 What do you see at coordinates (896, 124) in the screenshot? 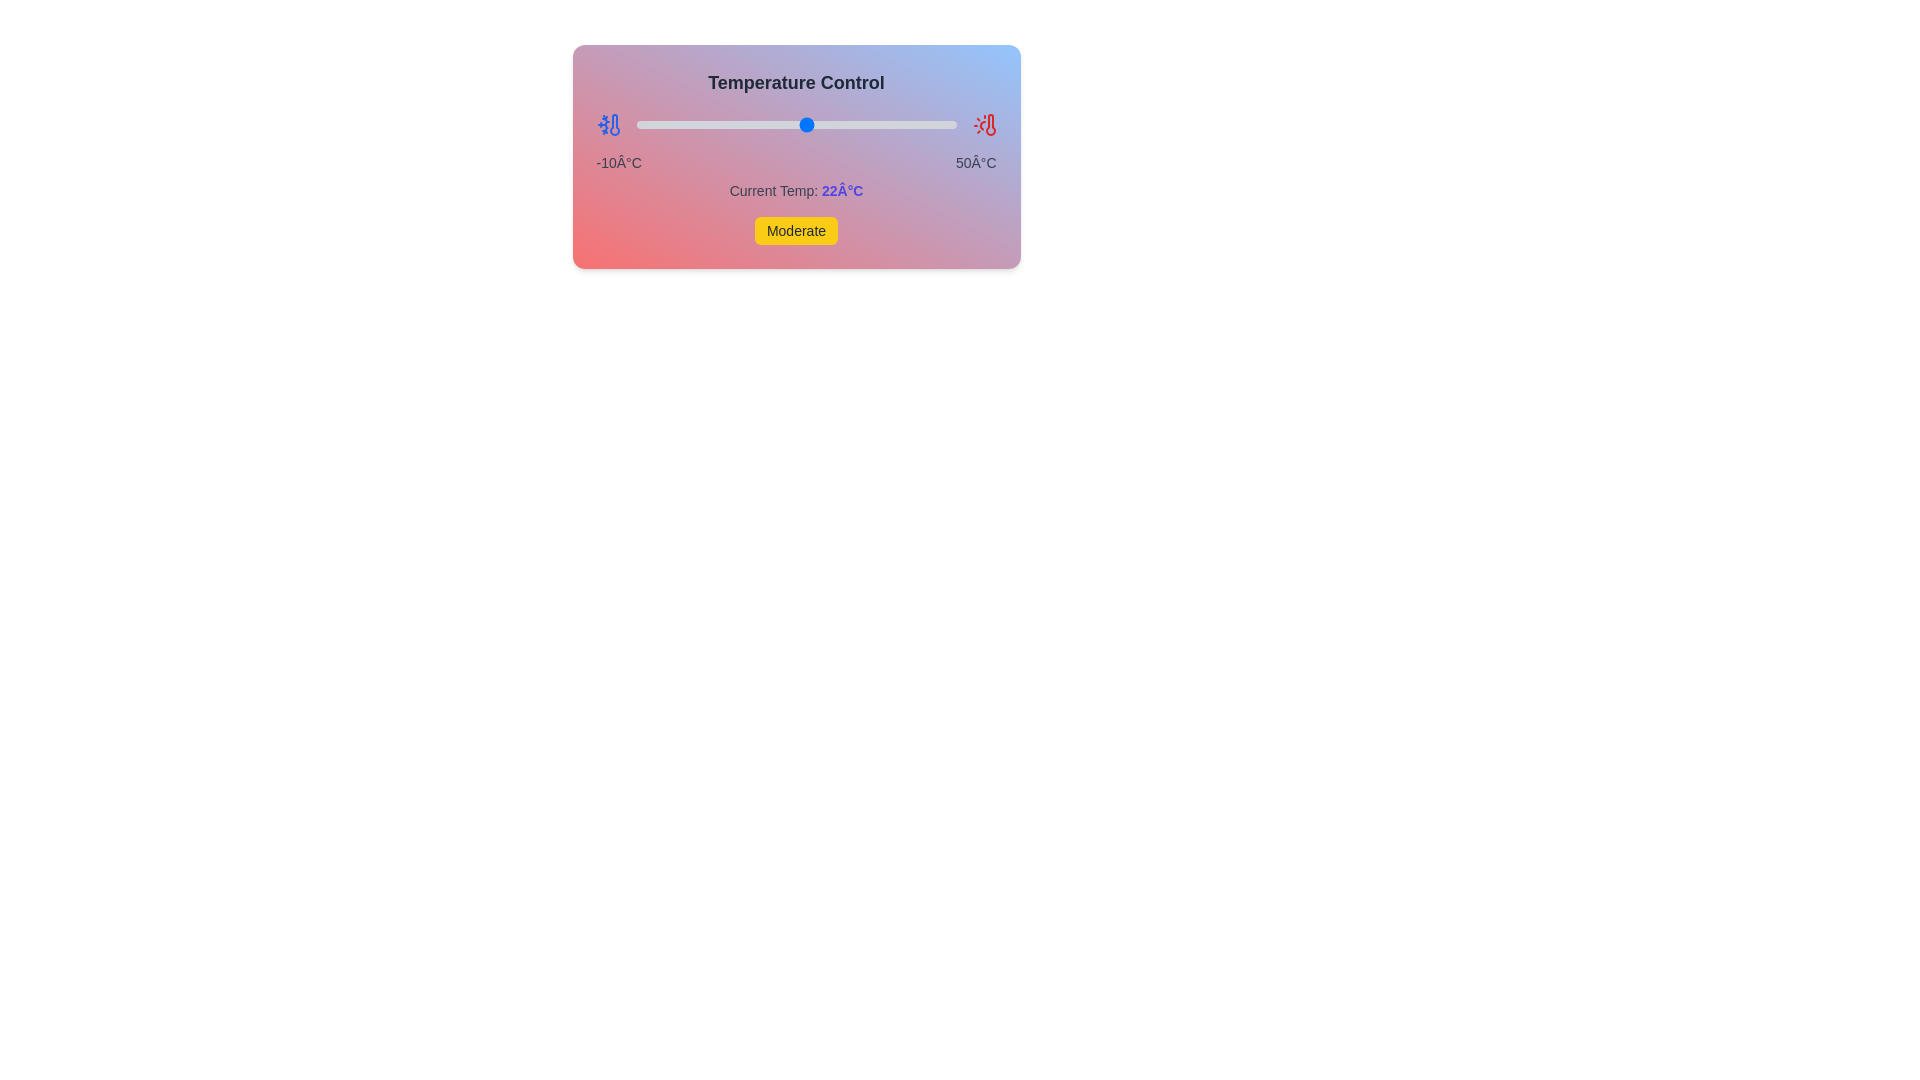
I see `the temperature slider to 39°C` at bounding box center [896, 124].